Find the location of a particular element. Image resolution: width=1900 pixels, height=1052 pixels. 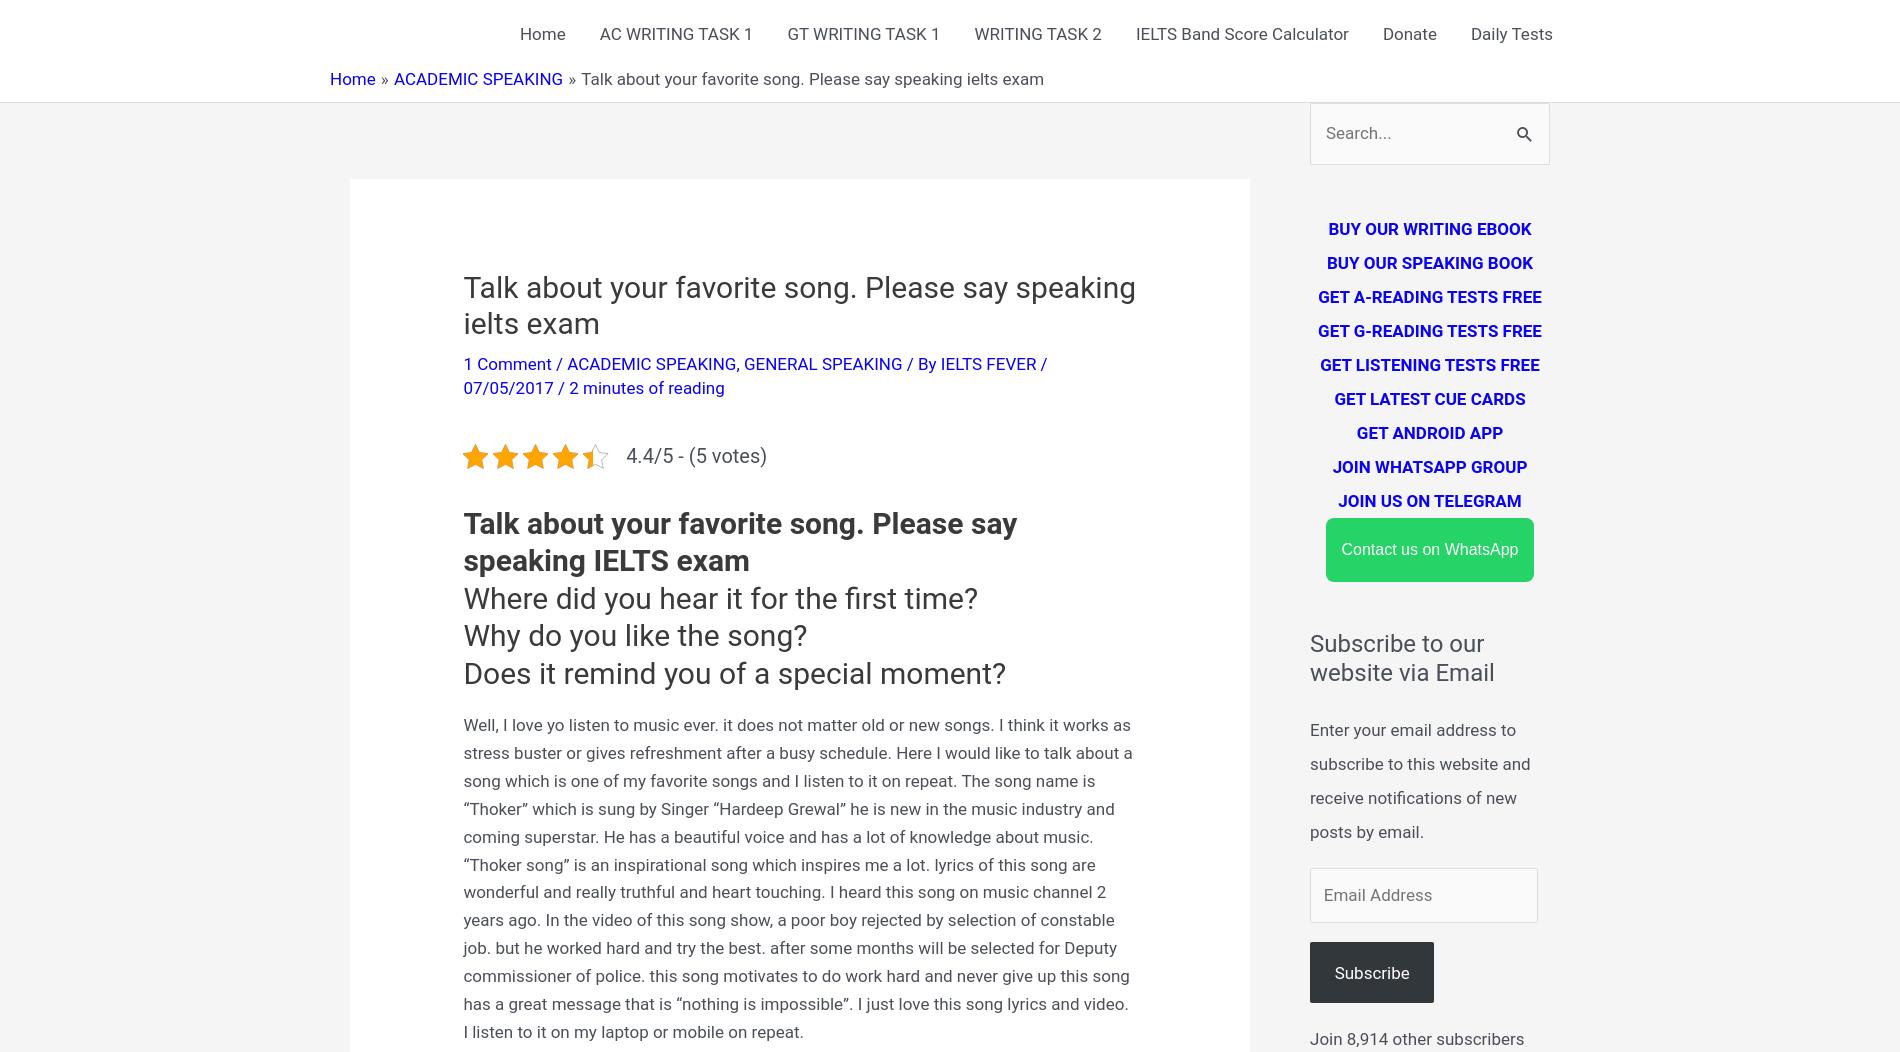

'GET A-READING TESTS FREE' is located at coordinates (1429, 296).